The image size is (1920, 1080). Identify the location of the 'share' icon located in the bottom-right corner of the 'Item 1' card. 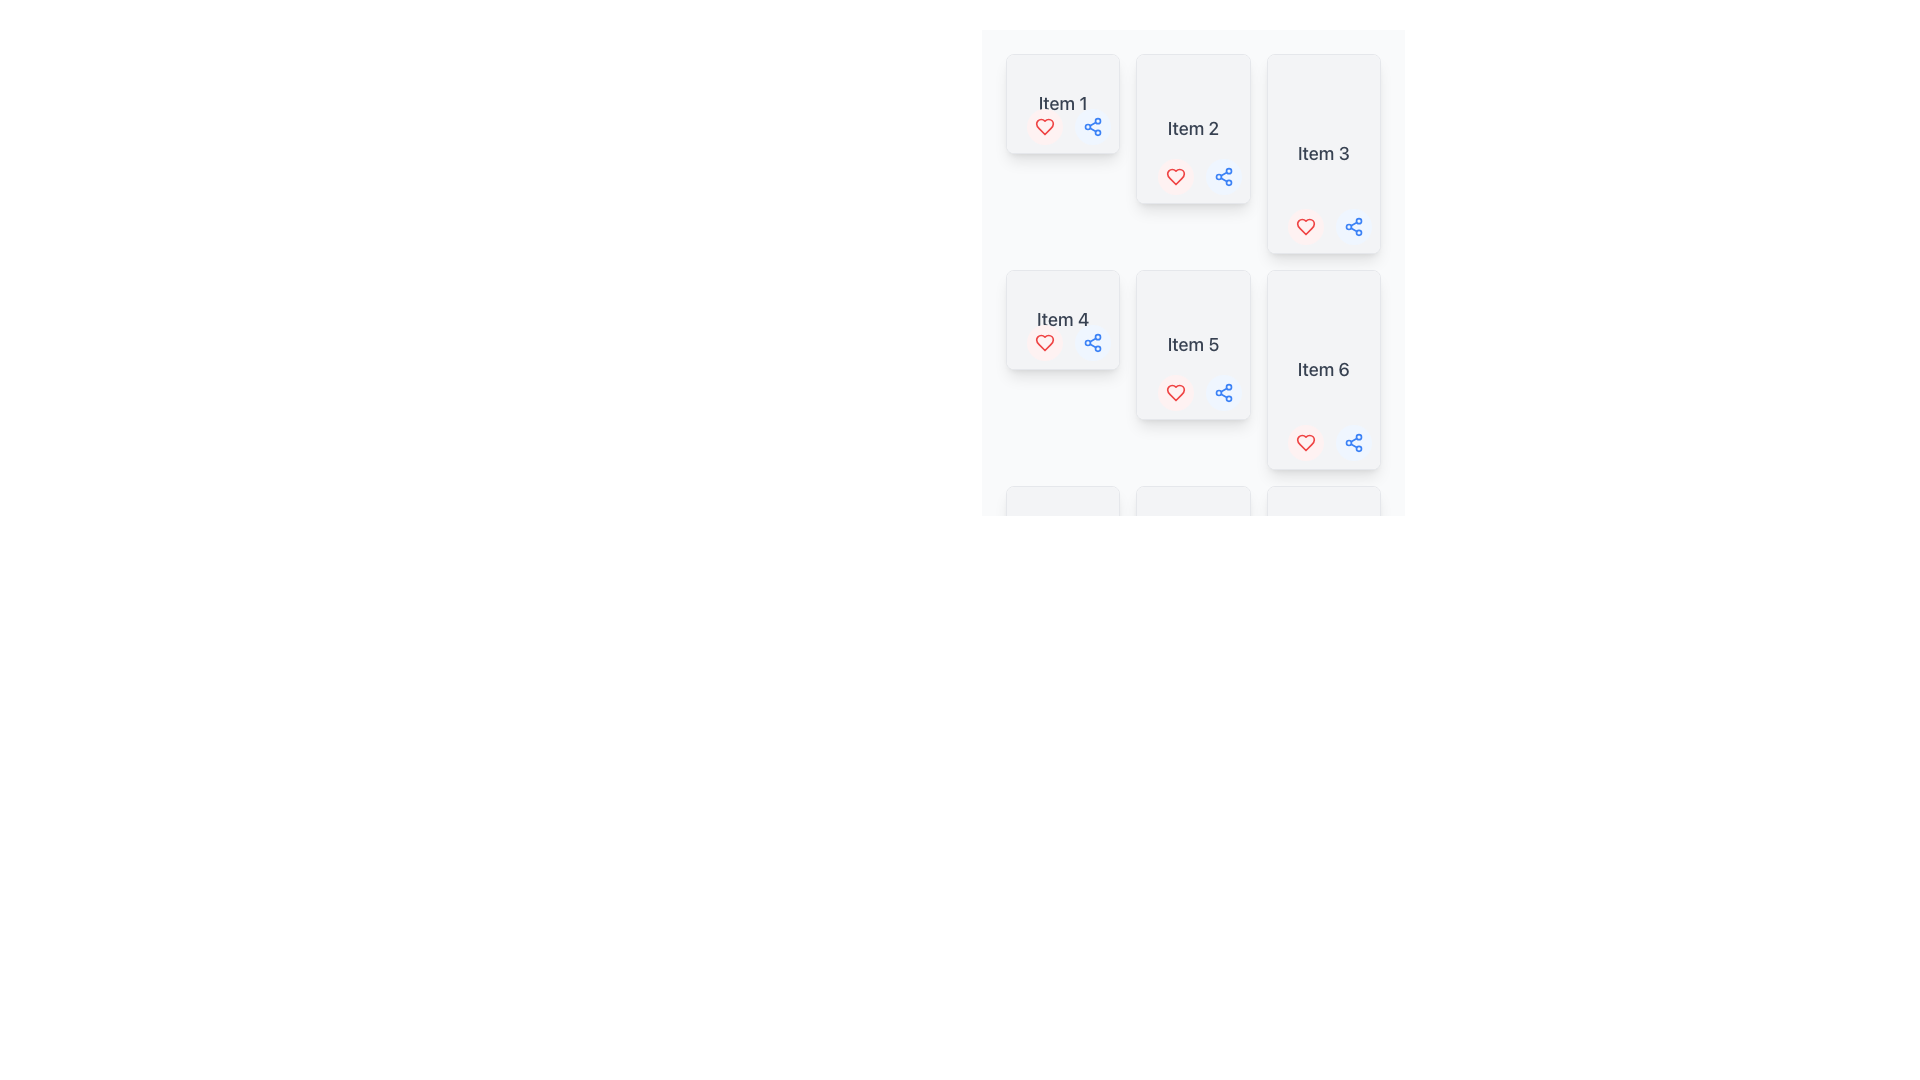
(1092, 127).